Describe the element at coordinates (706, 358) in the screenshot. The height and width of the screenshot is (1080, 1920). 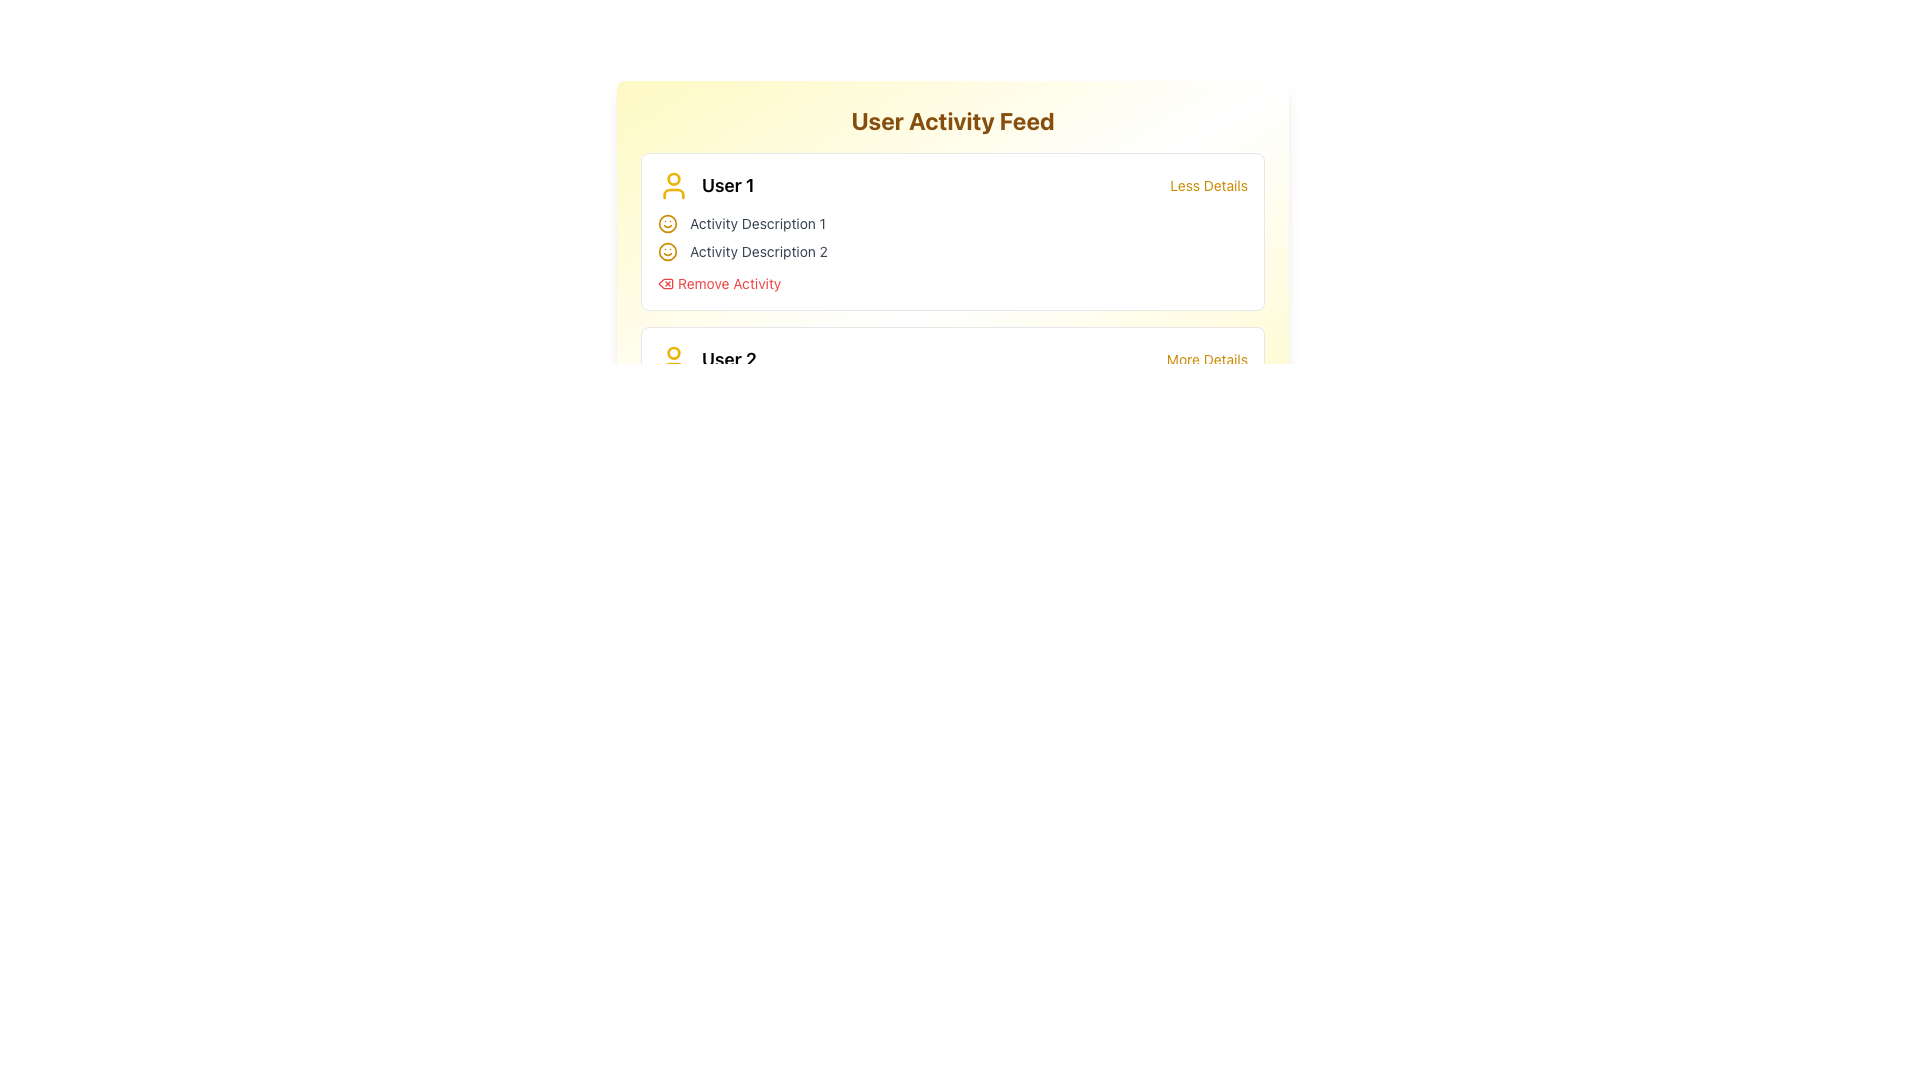
I see `the user identifier visual label that displays a user-related icon and their name` at that location.